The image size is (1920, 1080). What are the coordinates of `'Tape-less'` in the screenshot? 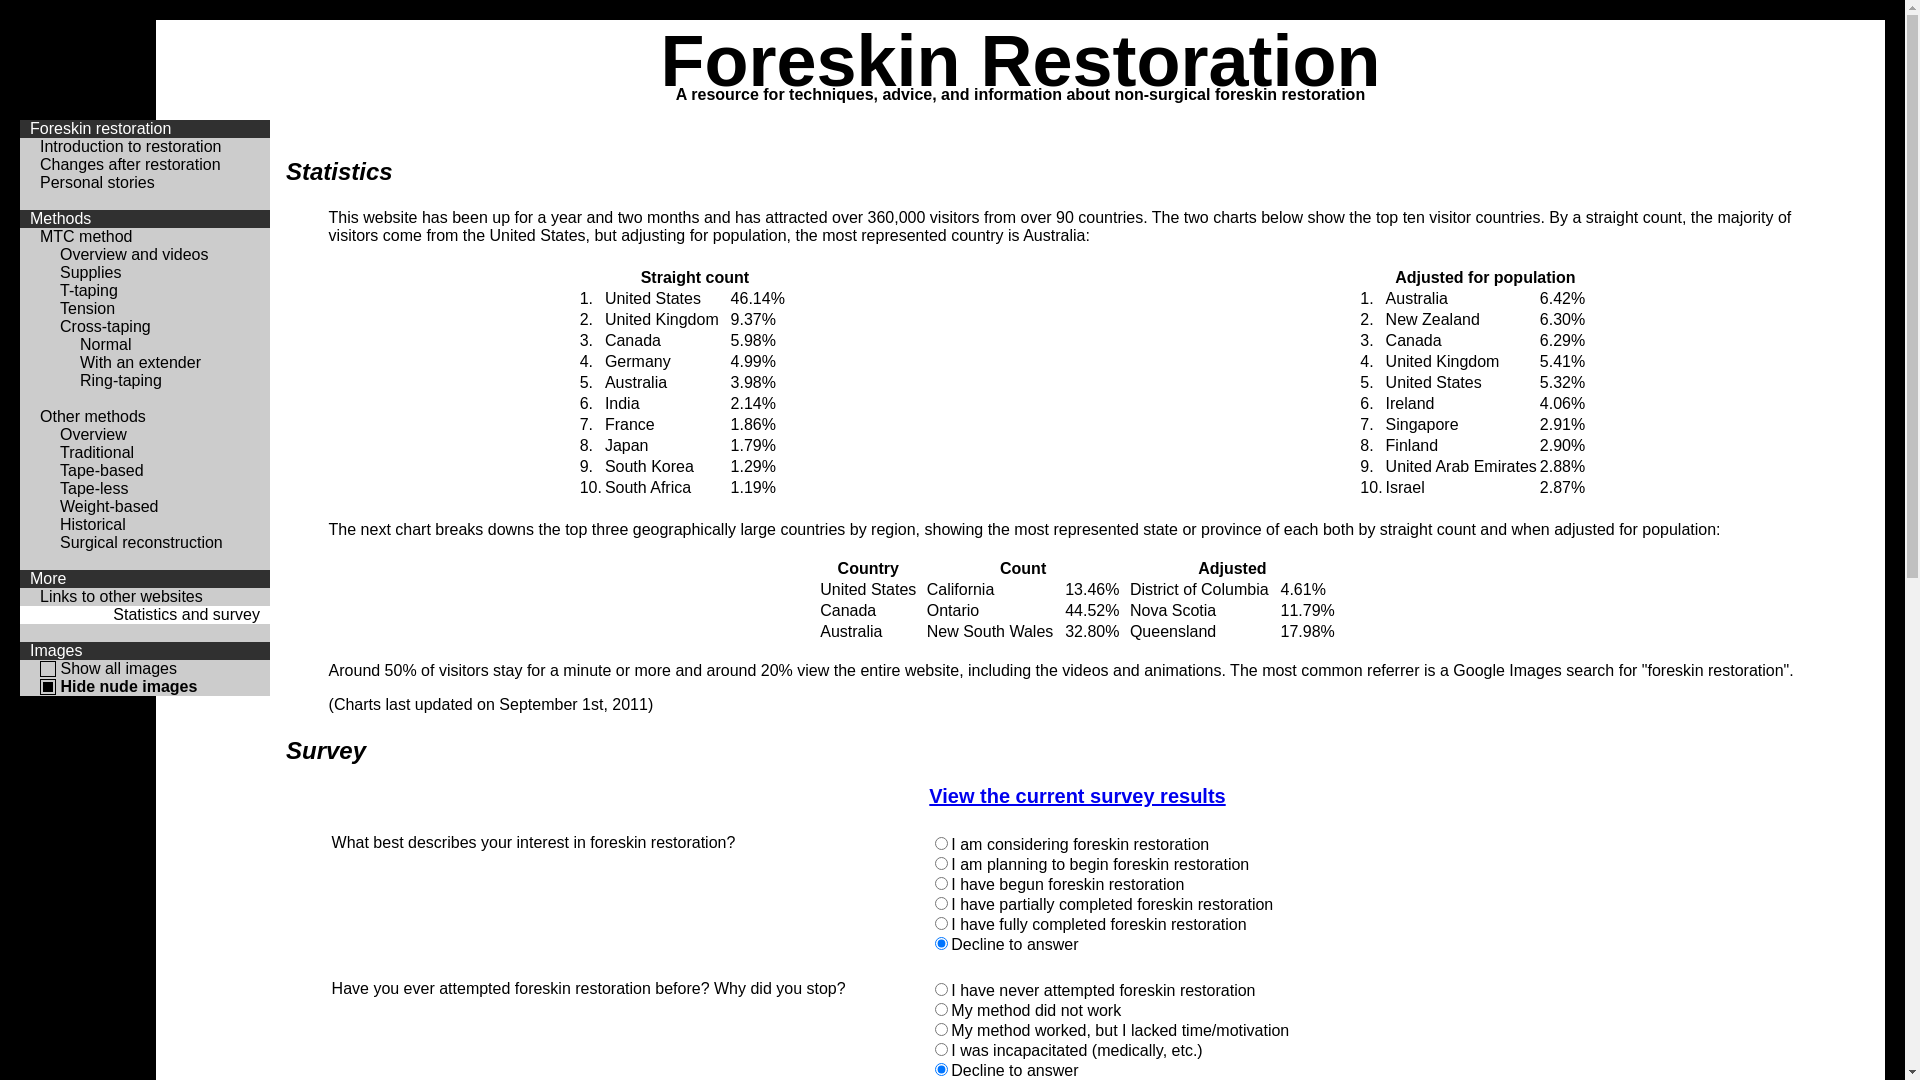 It's located at (93, 488).